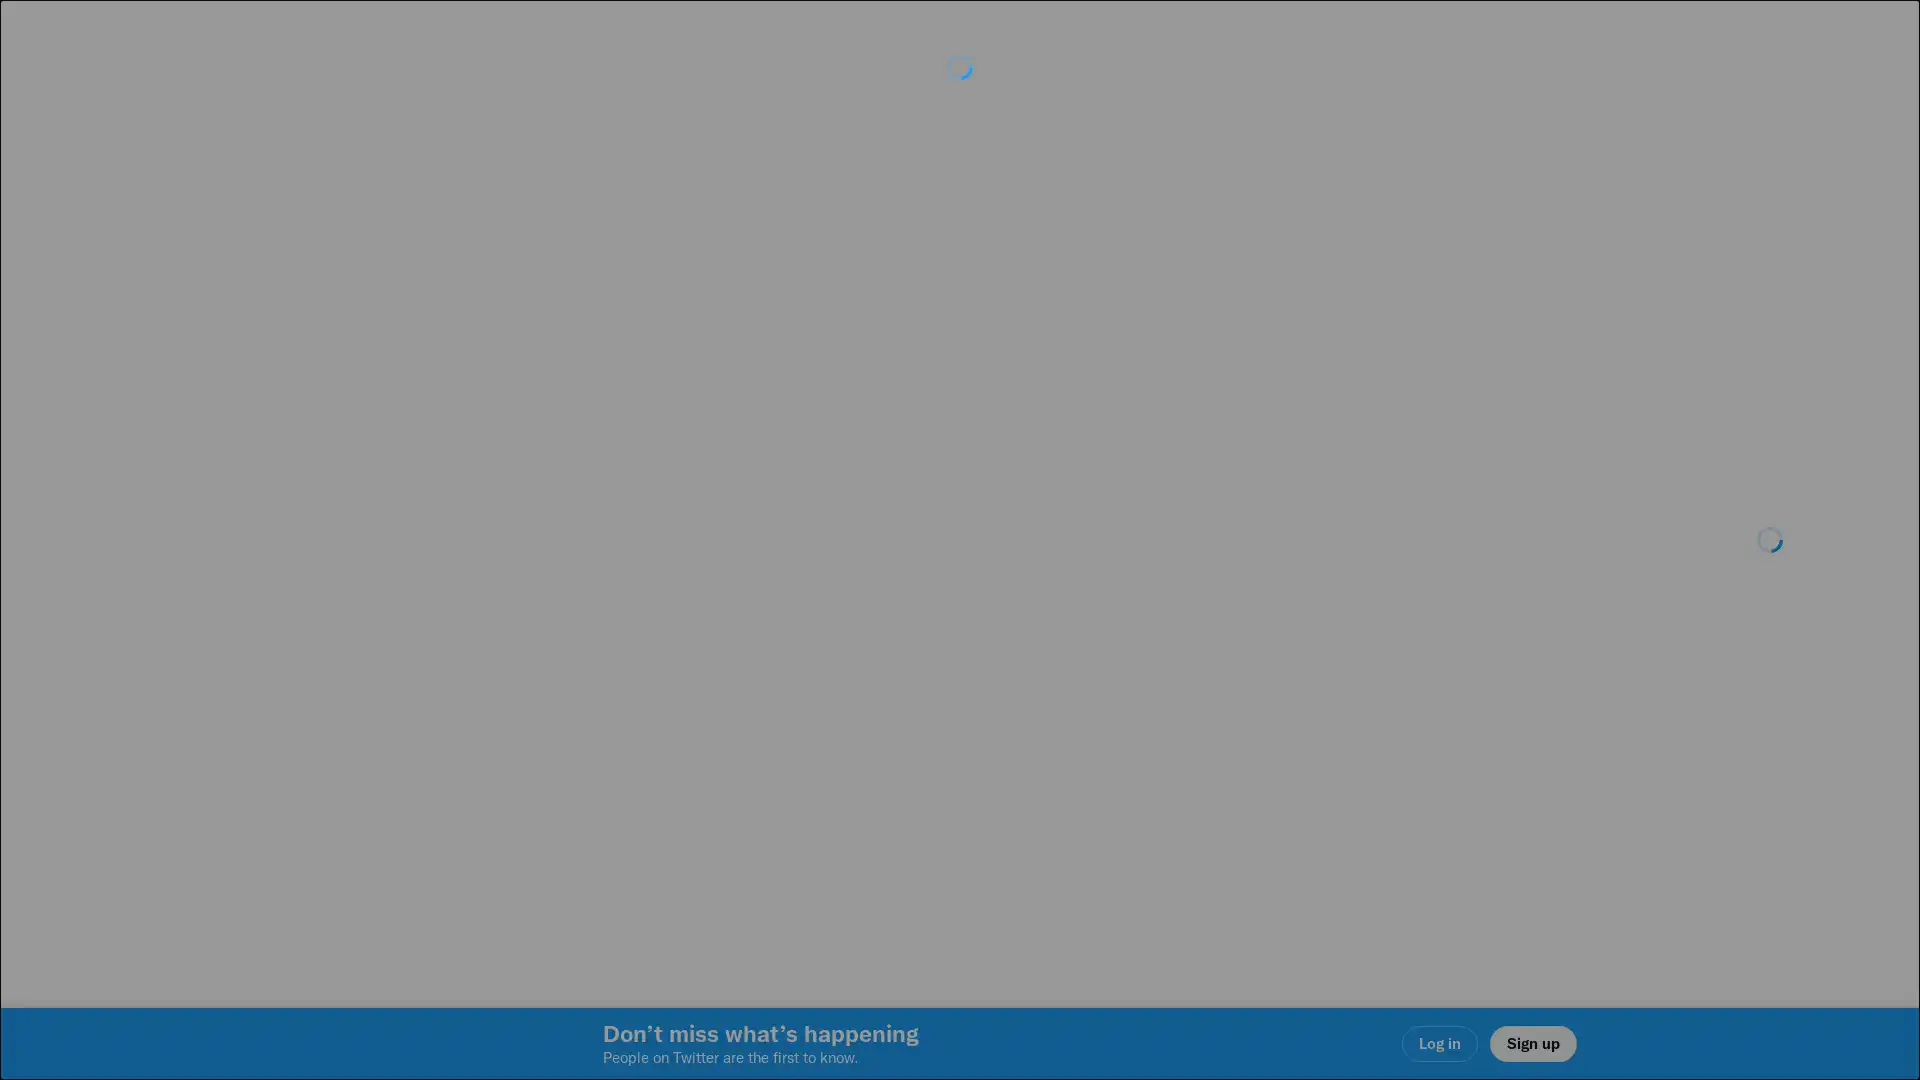 The width and height of the screenshot is (1920, 1080). What do you see at coordinates (1200, 681) in the screenshot?
I see `Log in` at bounding box center [1200, 681].